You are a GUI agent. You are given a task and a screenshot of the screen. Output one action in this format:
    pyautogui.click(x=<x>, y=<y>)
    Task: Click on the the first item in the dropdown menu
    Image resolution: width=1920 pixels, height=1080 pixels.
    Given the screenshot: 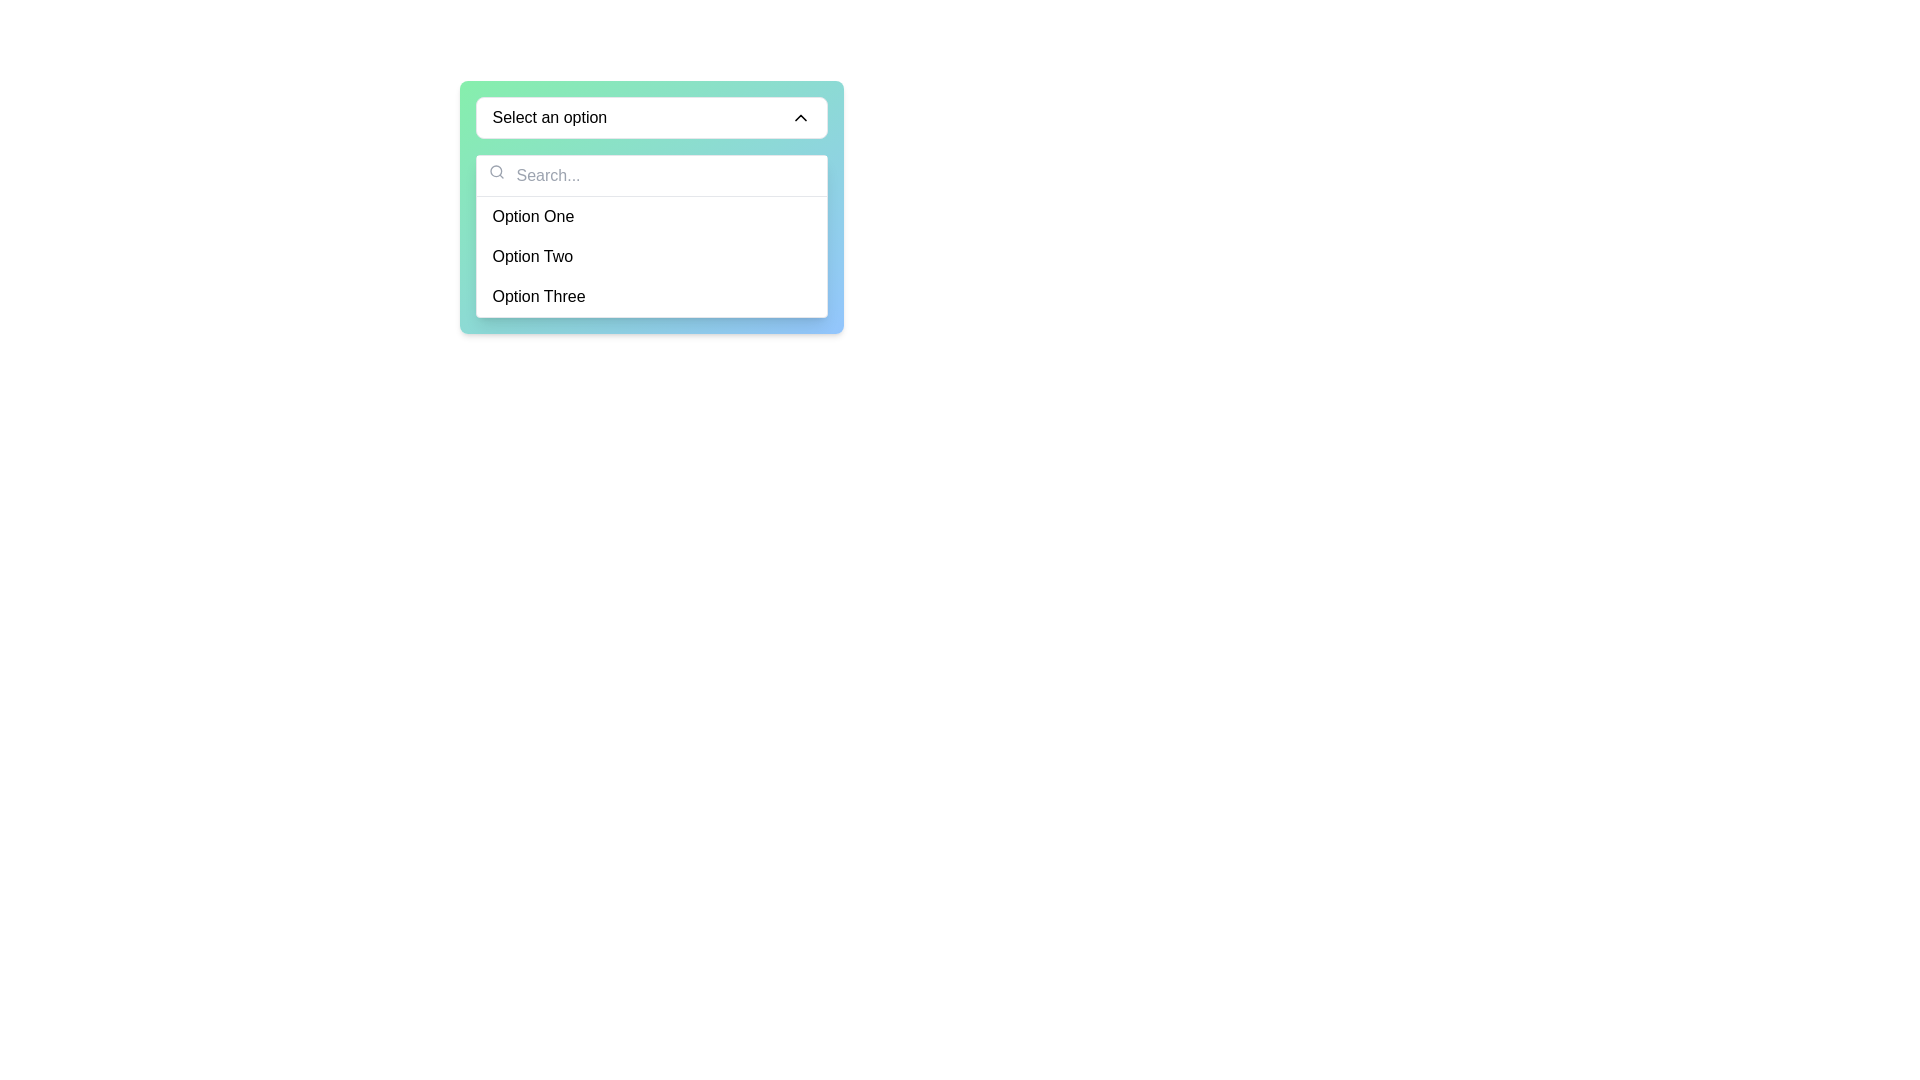 What is the action you would take?
    pyautogui.click(x=651, y=216)
    